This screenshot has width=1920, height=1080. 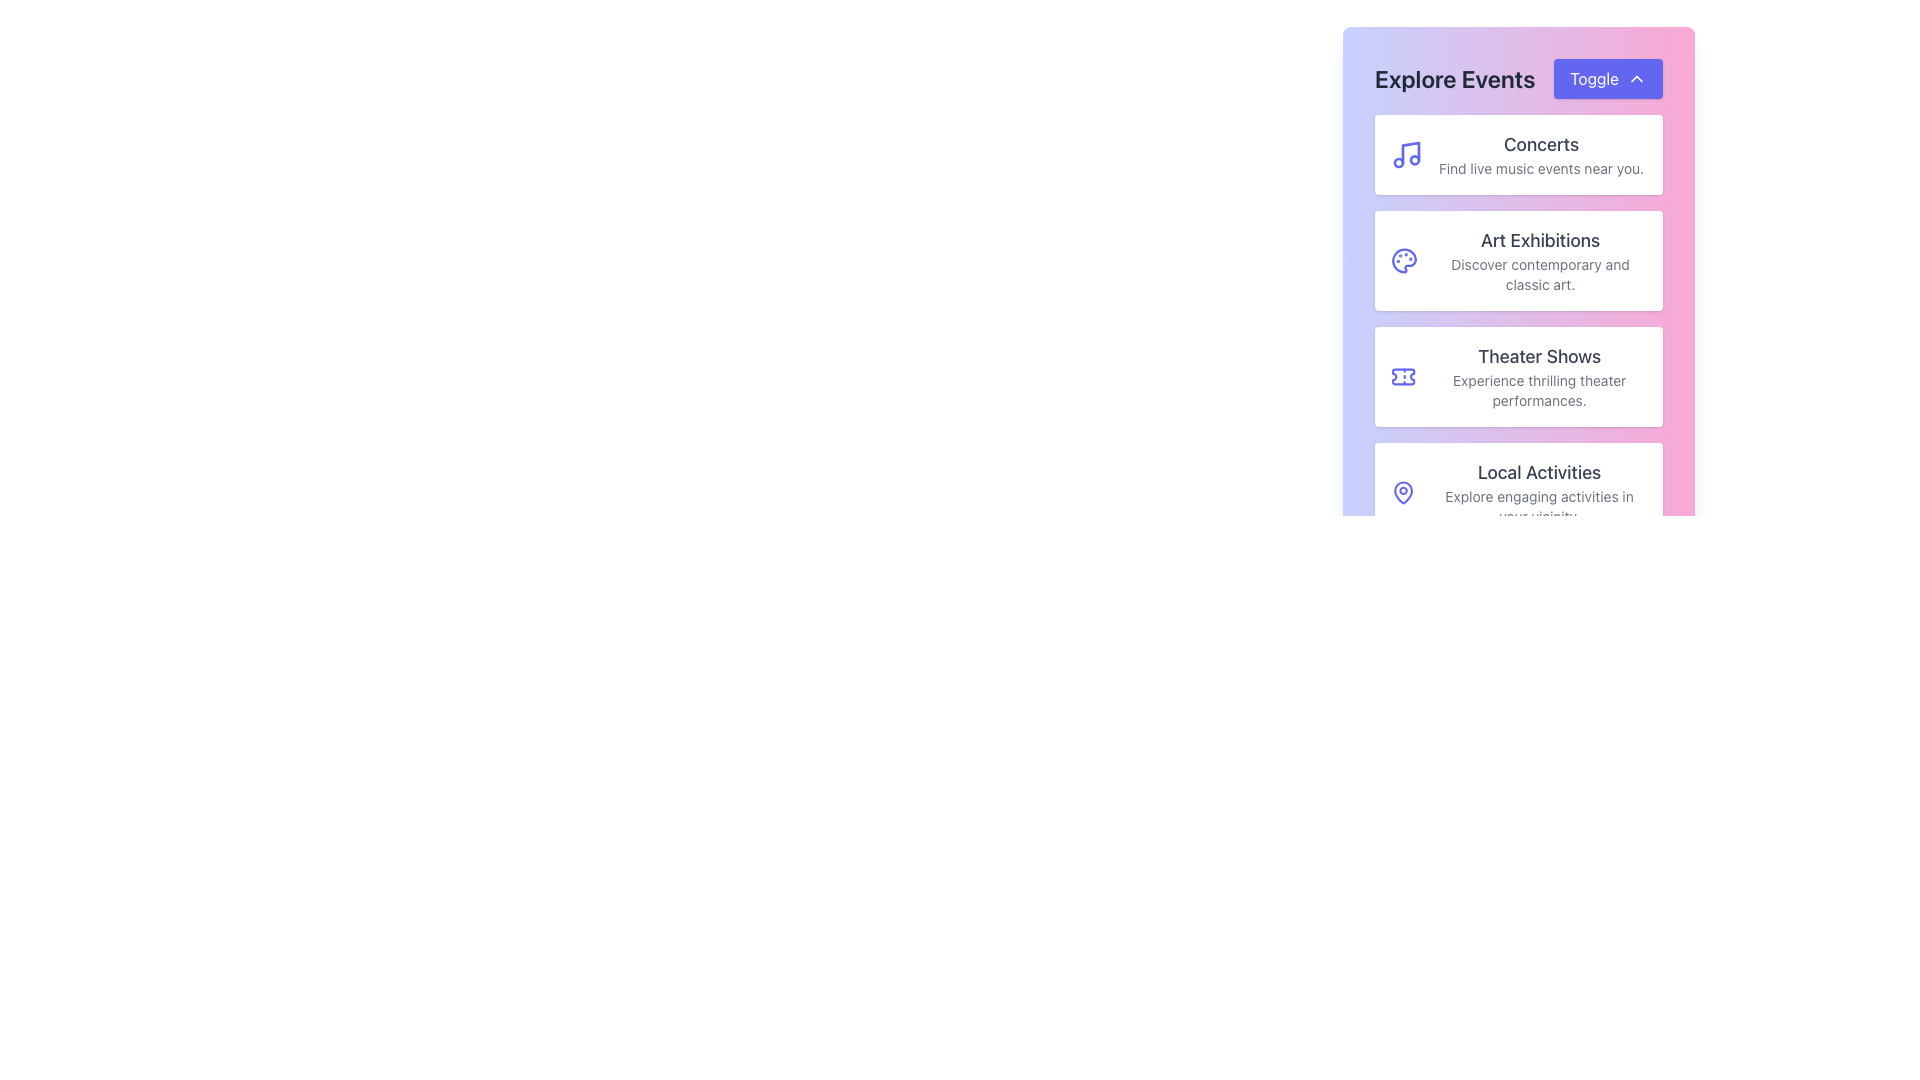 I want to click on the Event Tile, which is the third item in the list under 'Explore Events', so click(x=1518, y=327).